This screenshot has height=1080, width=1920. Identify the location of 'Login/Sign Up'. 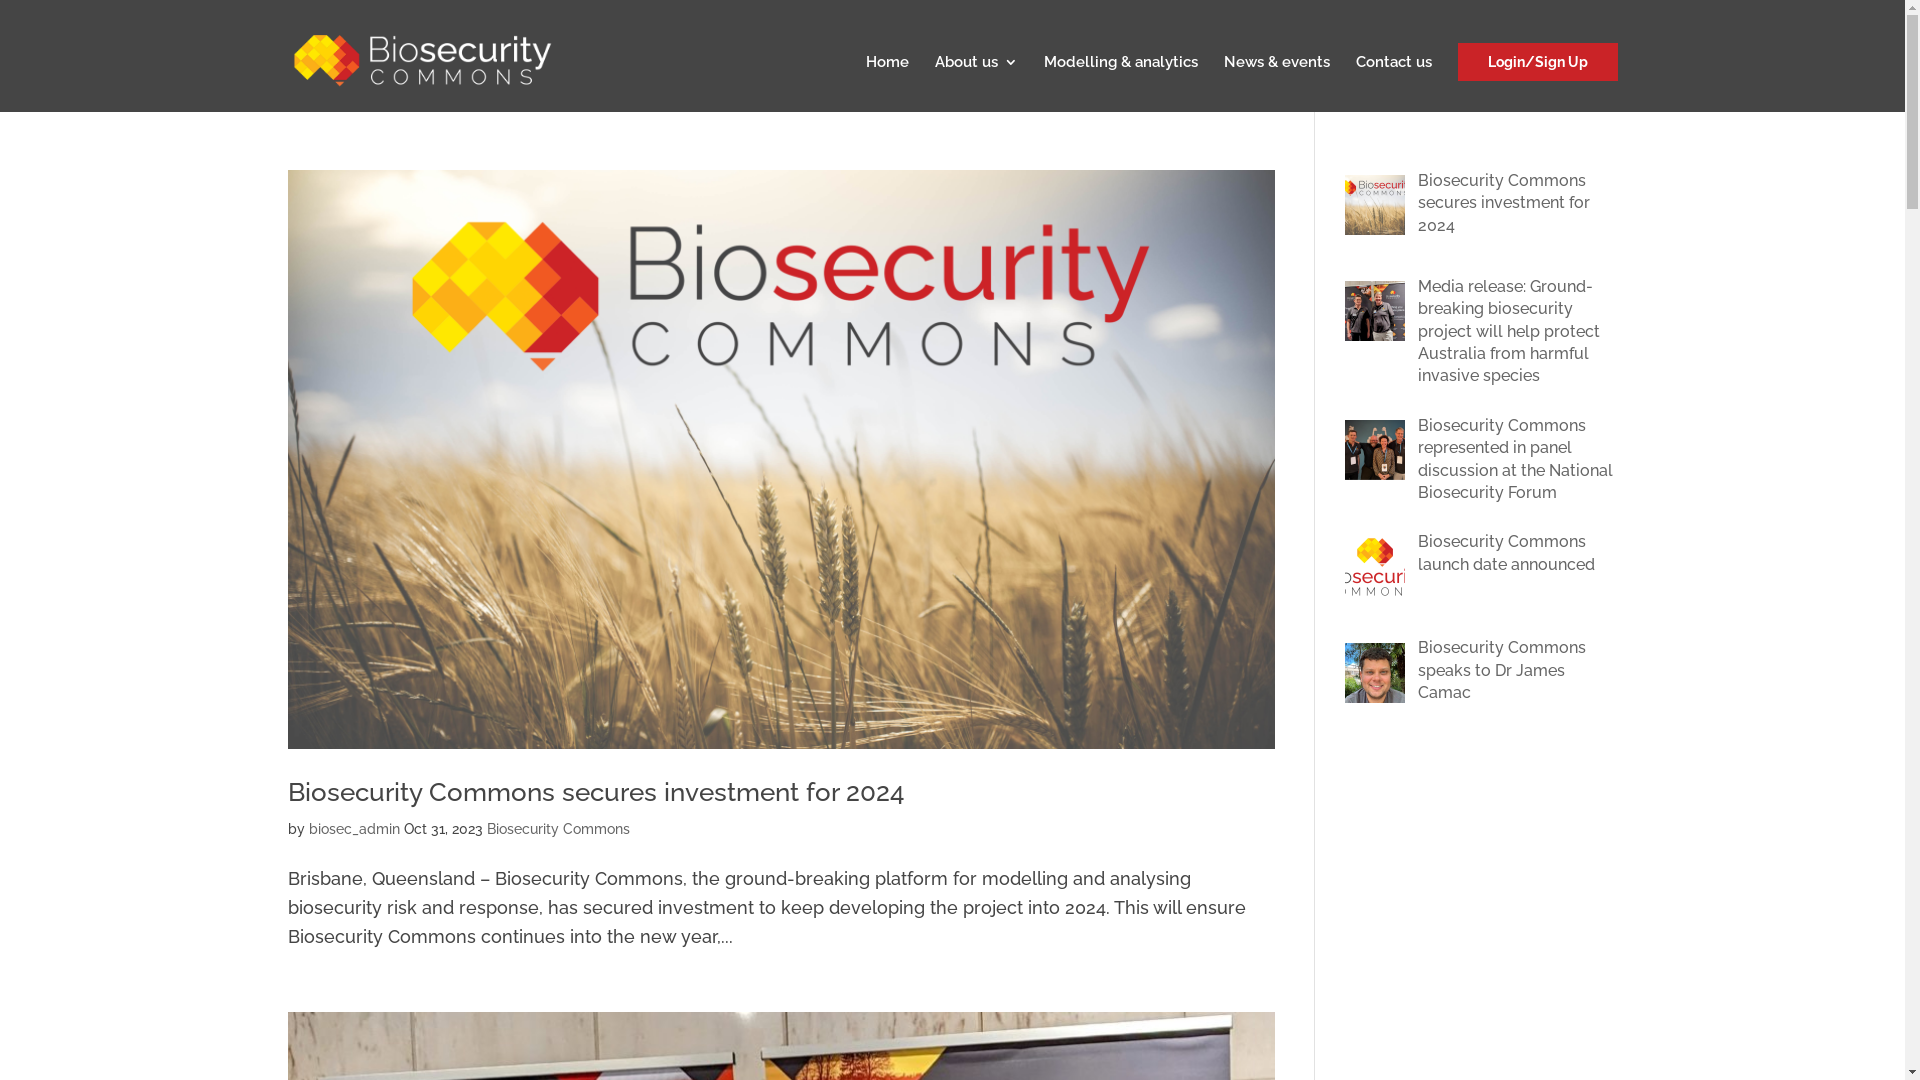
(1458, 60).